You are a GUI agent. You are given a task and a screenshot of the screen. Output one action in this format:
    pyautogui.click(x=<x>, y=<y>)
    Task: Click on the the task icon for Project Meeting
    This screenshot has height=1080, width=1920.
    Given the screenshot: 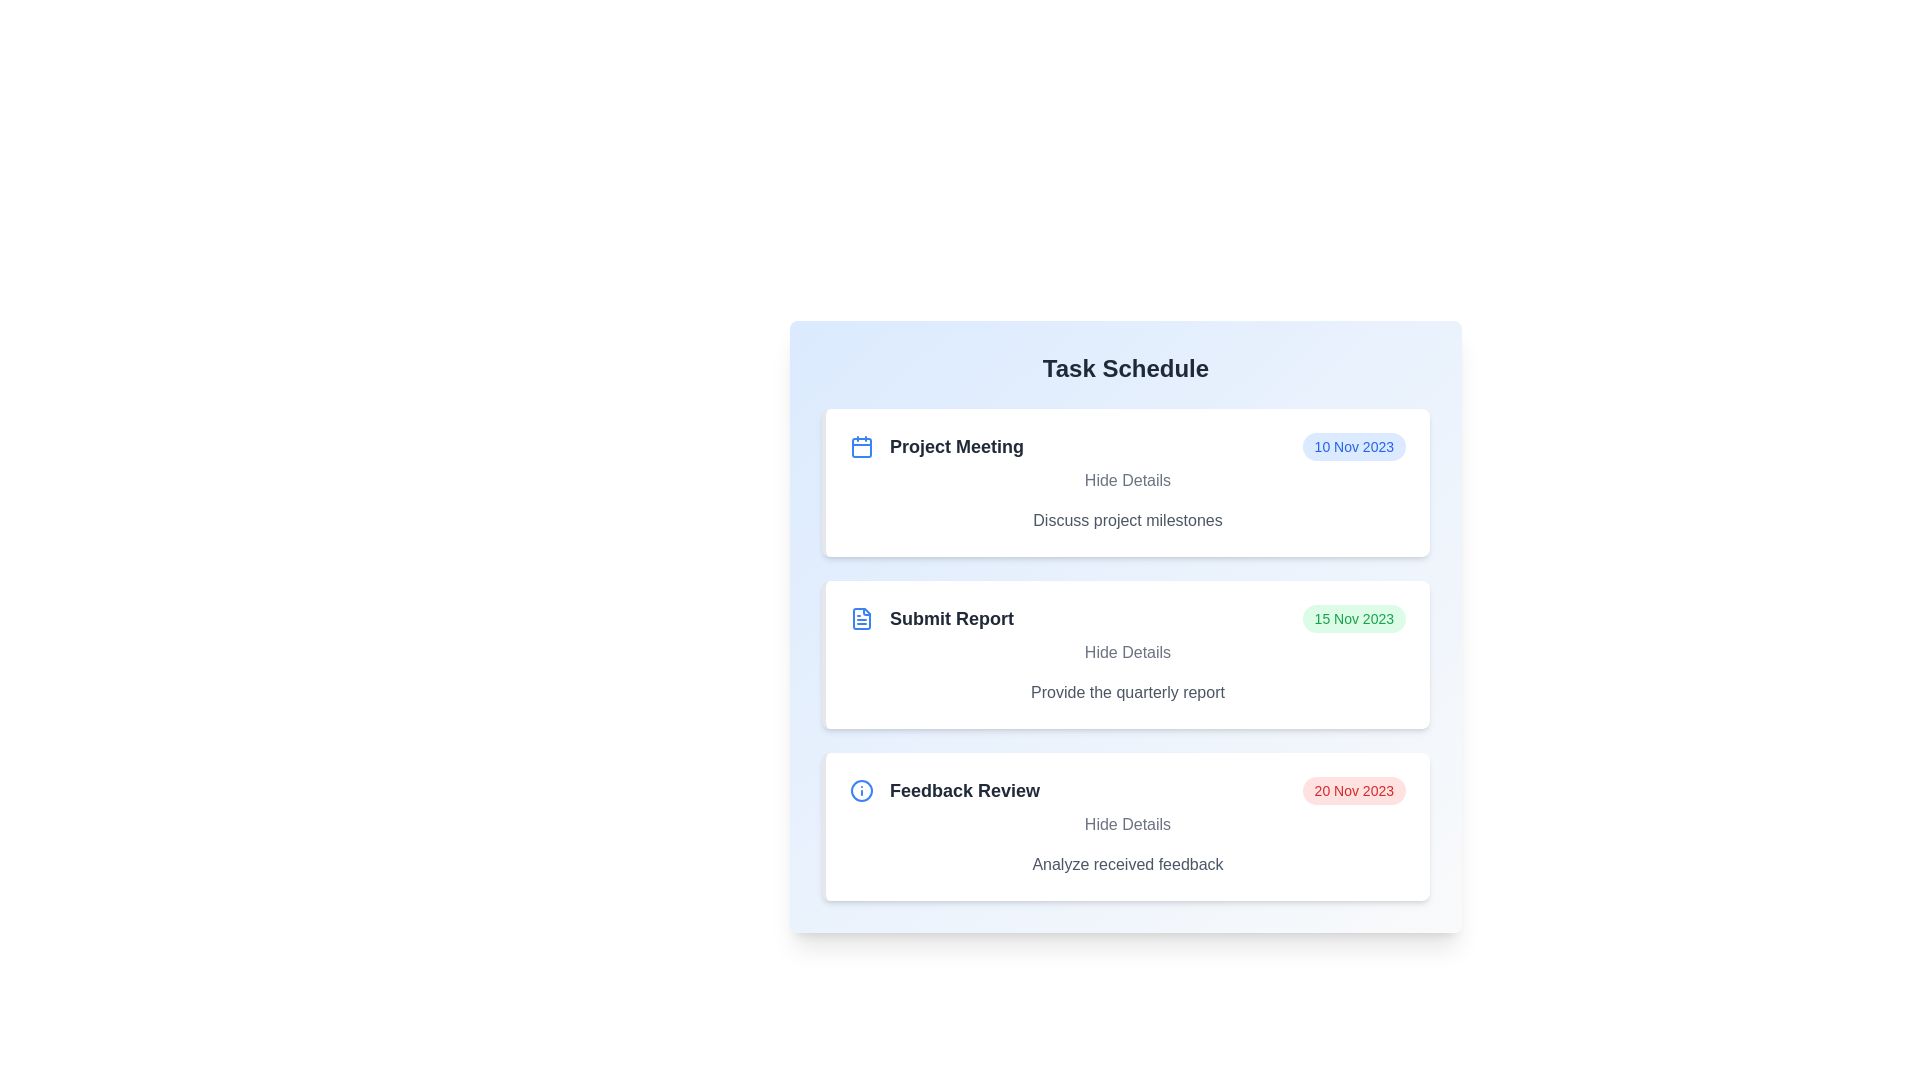 What is the action you would take?
    pyautogui.click(x=862, y=446)
    